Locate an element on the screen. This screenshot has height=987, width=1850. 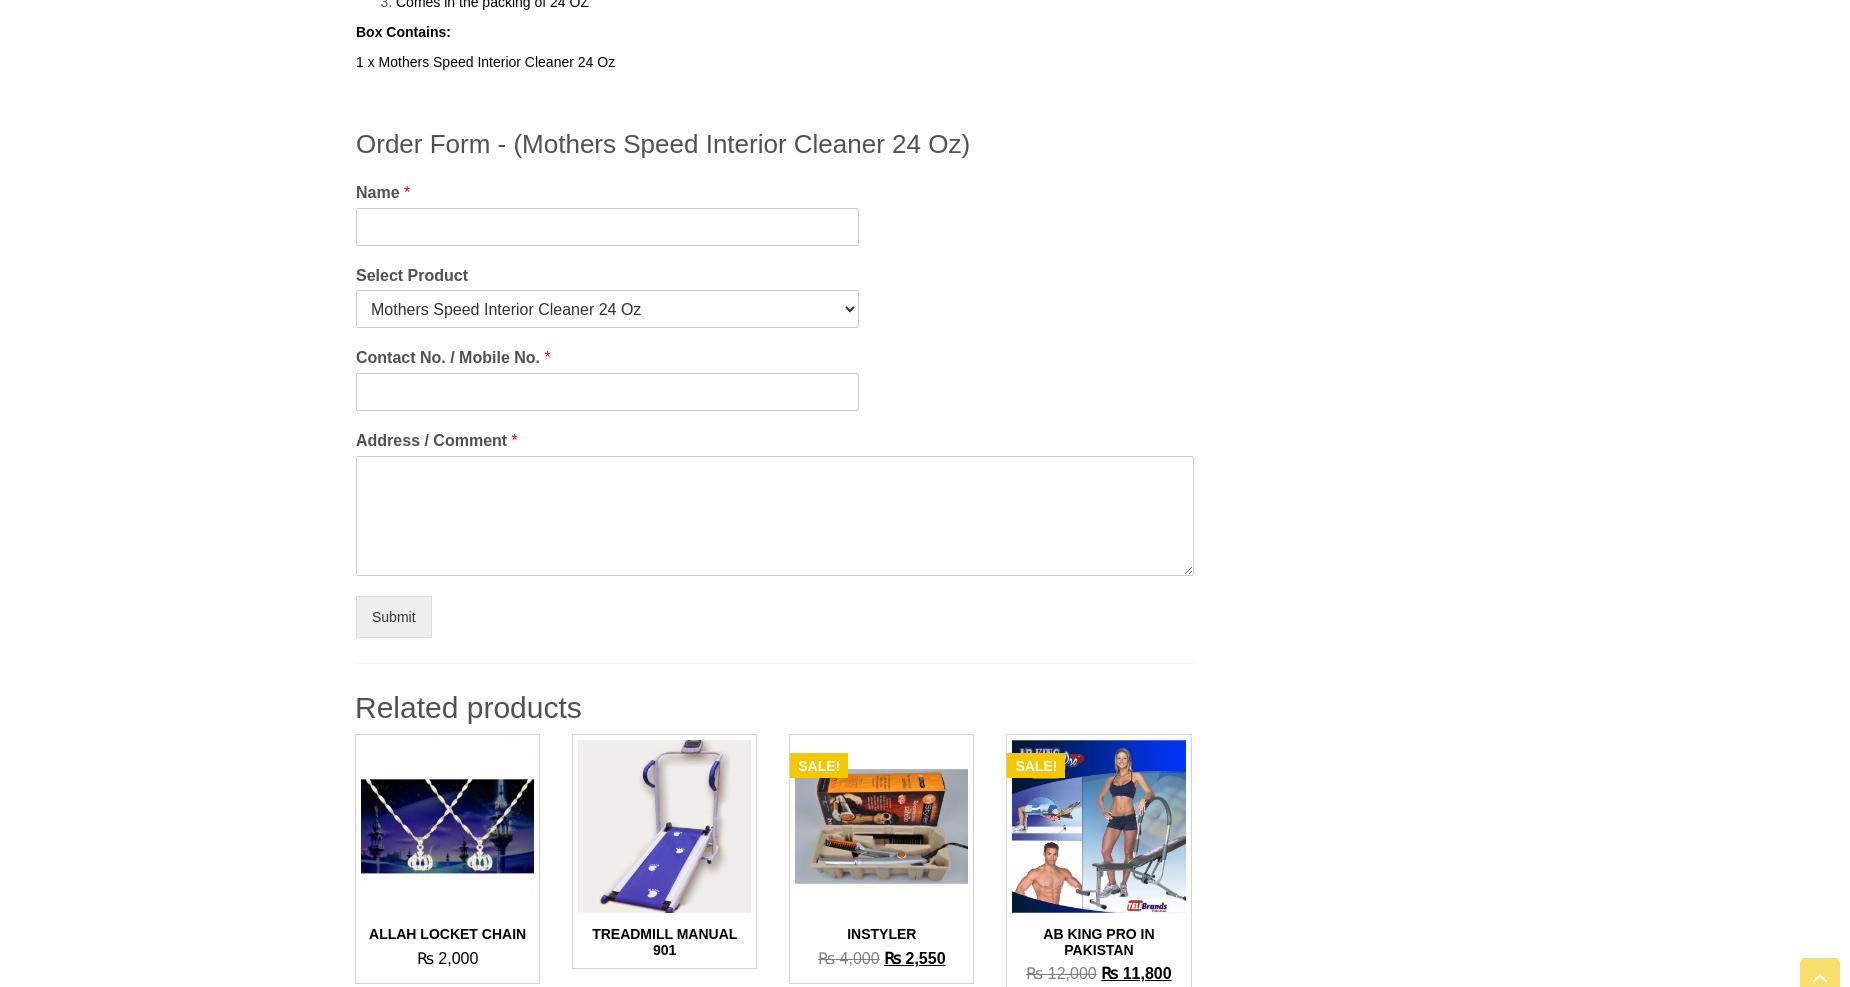
'11,800' is located at coordinates (1143, 973).